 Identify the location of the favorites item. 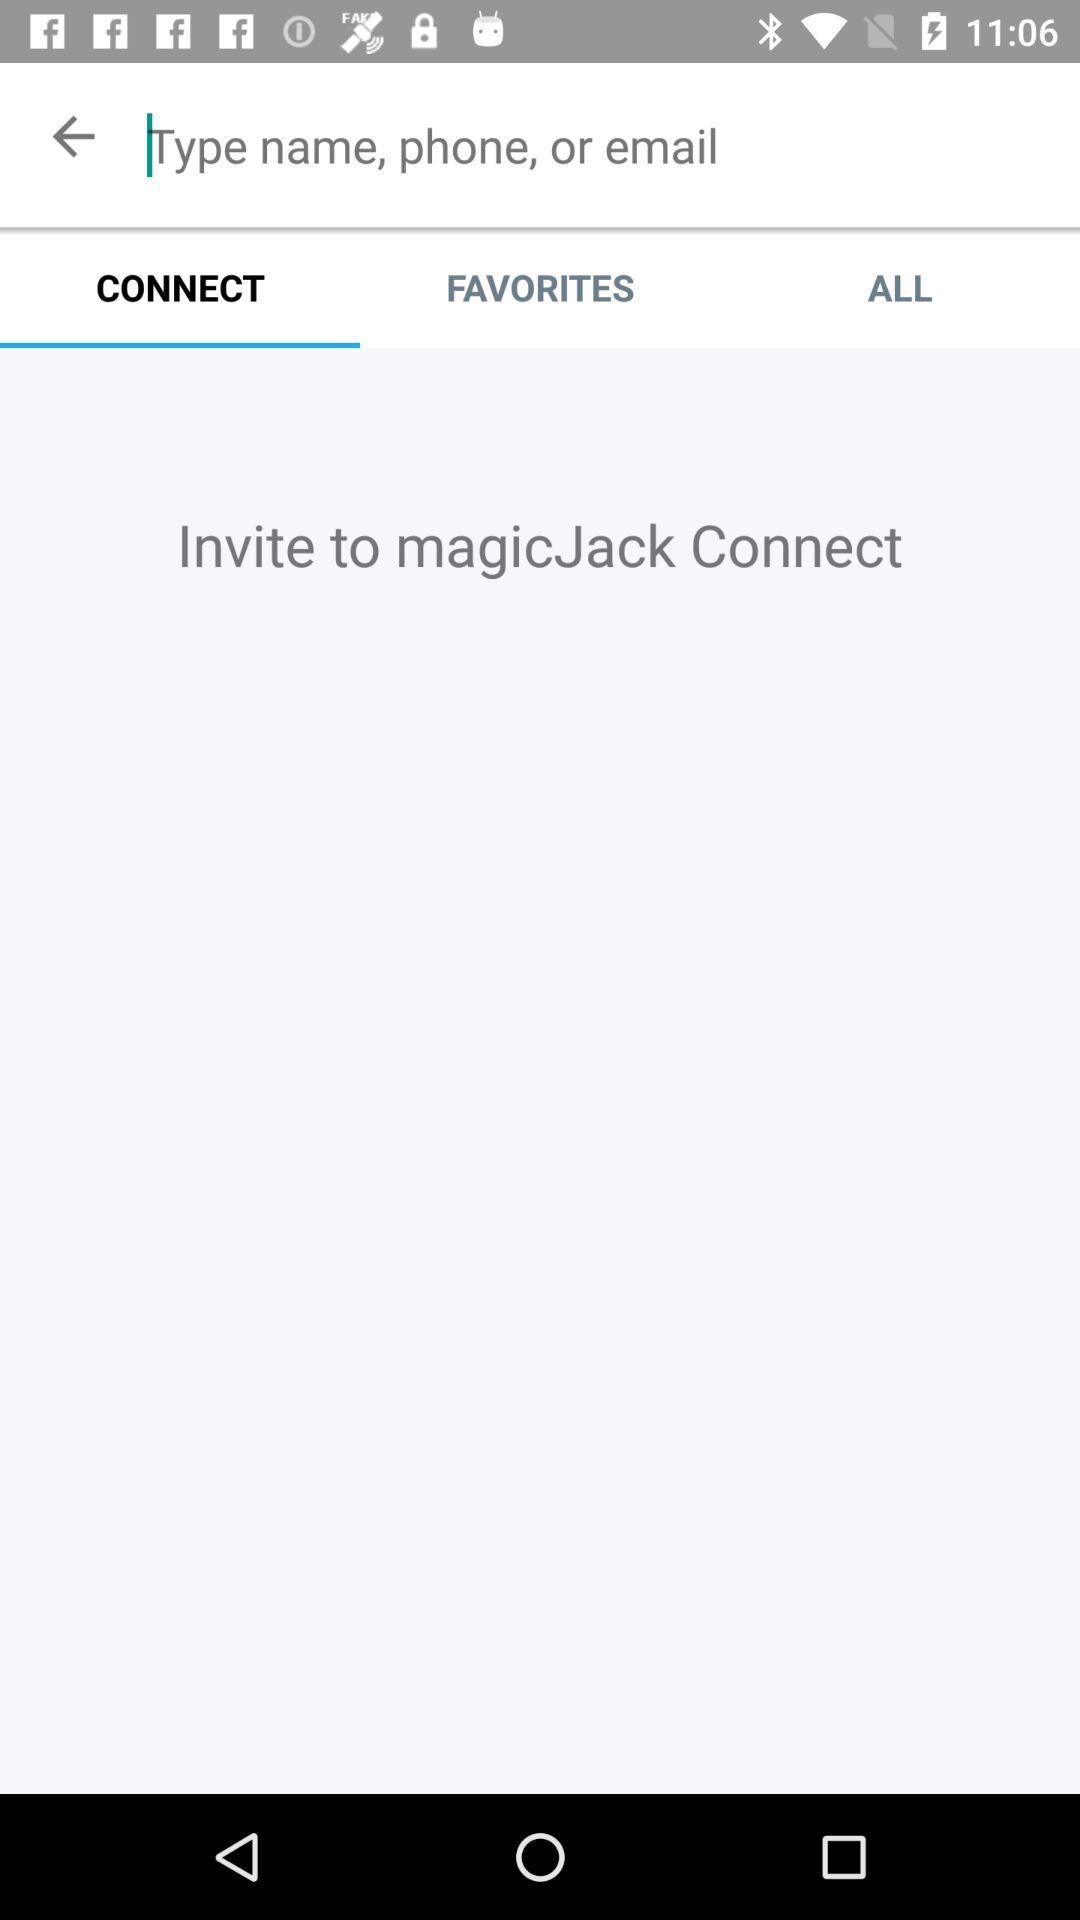
(540, 286).